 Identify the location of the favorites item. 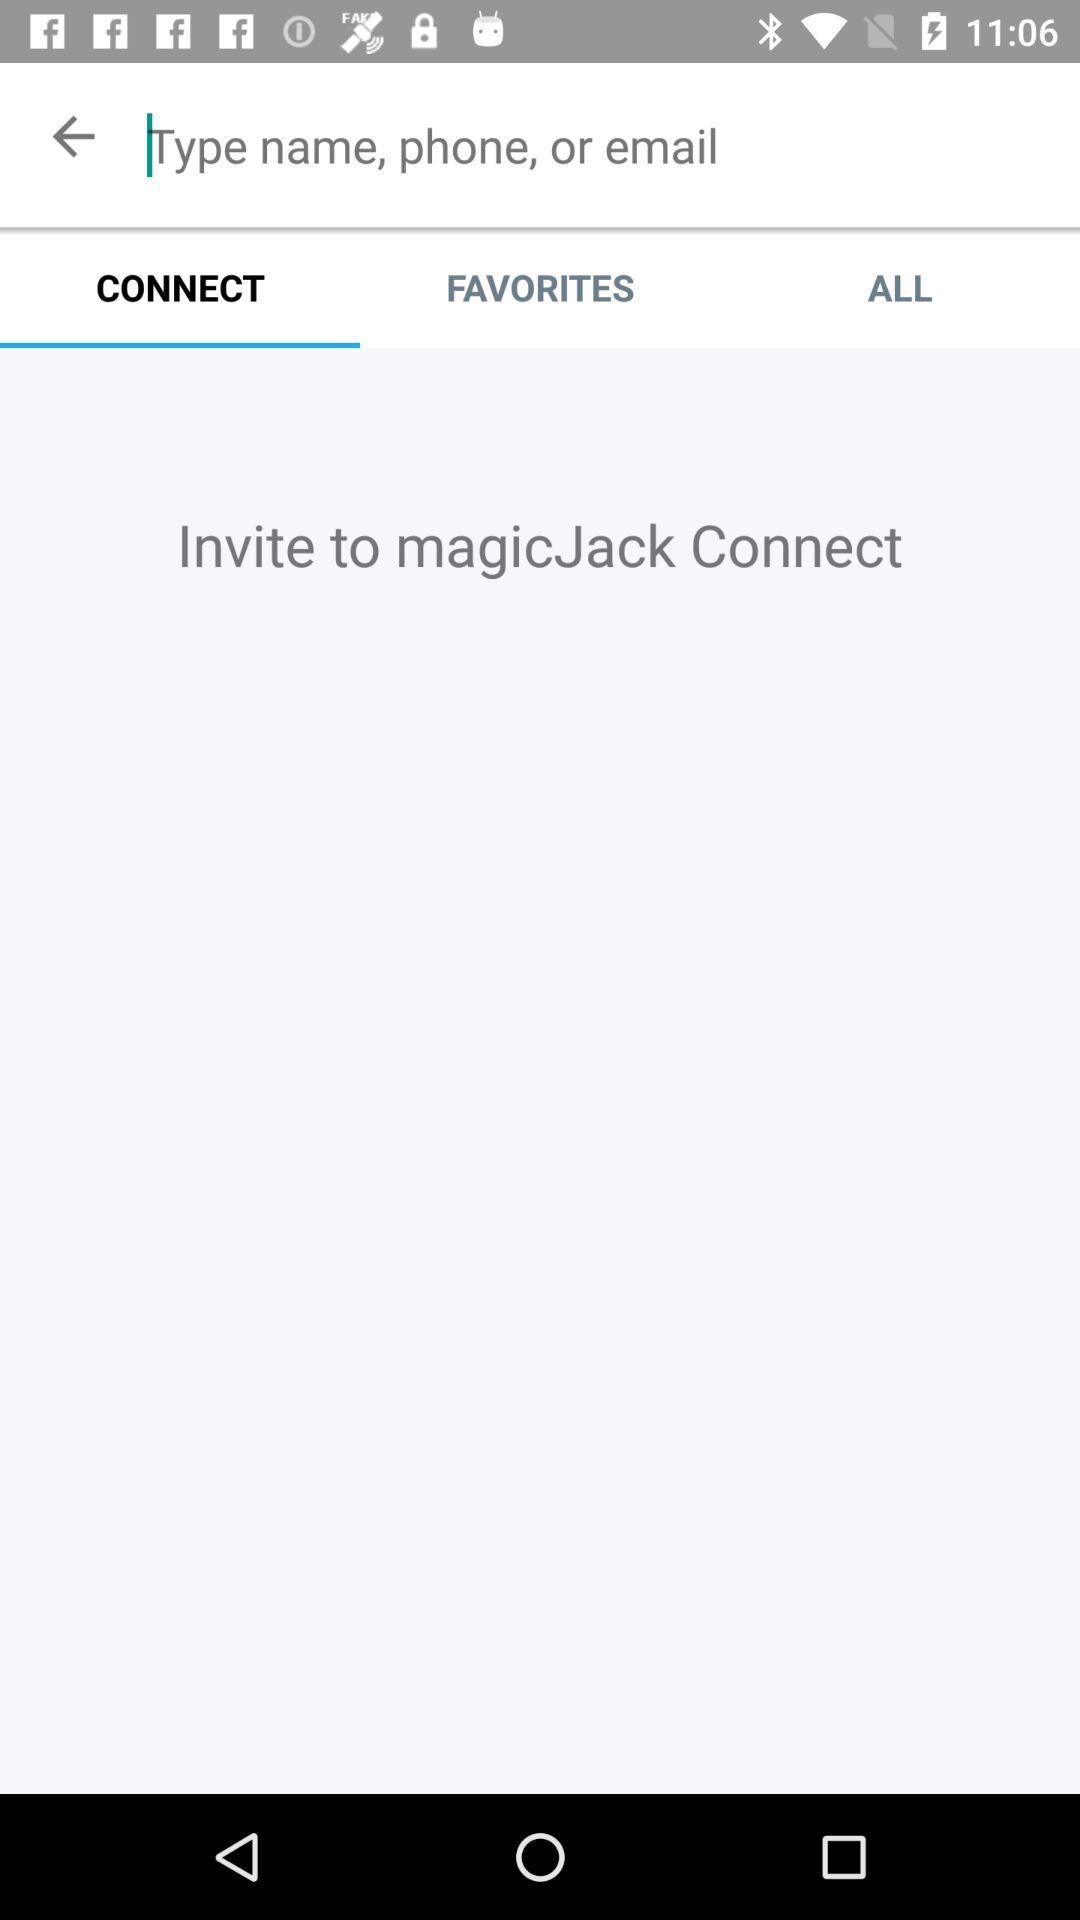
(540, 286).